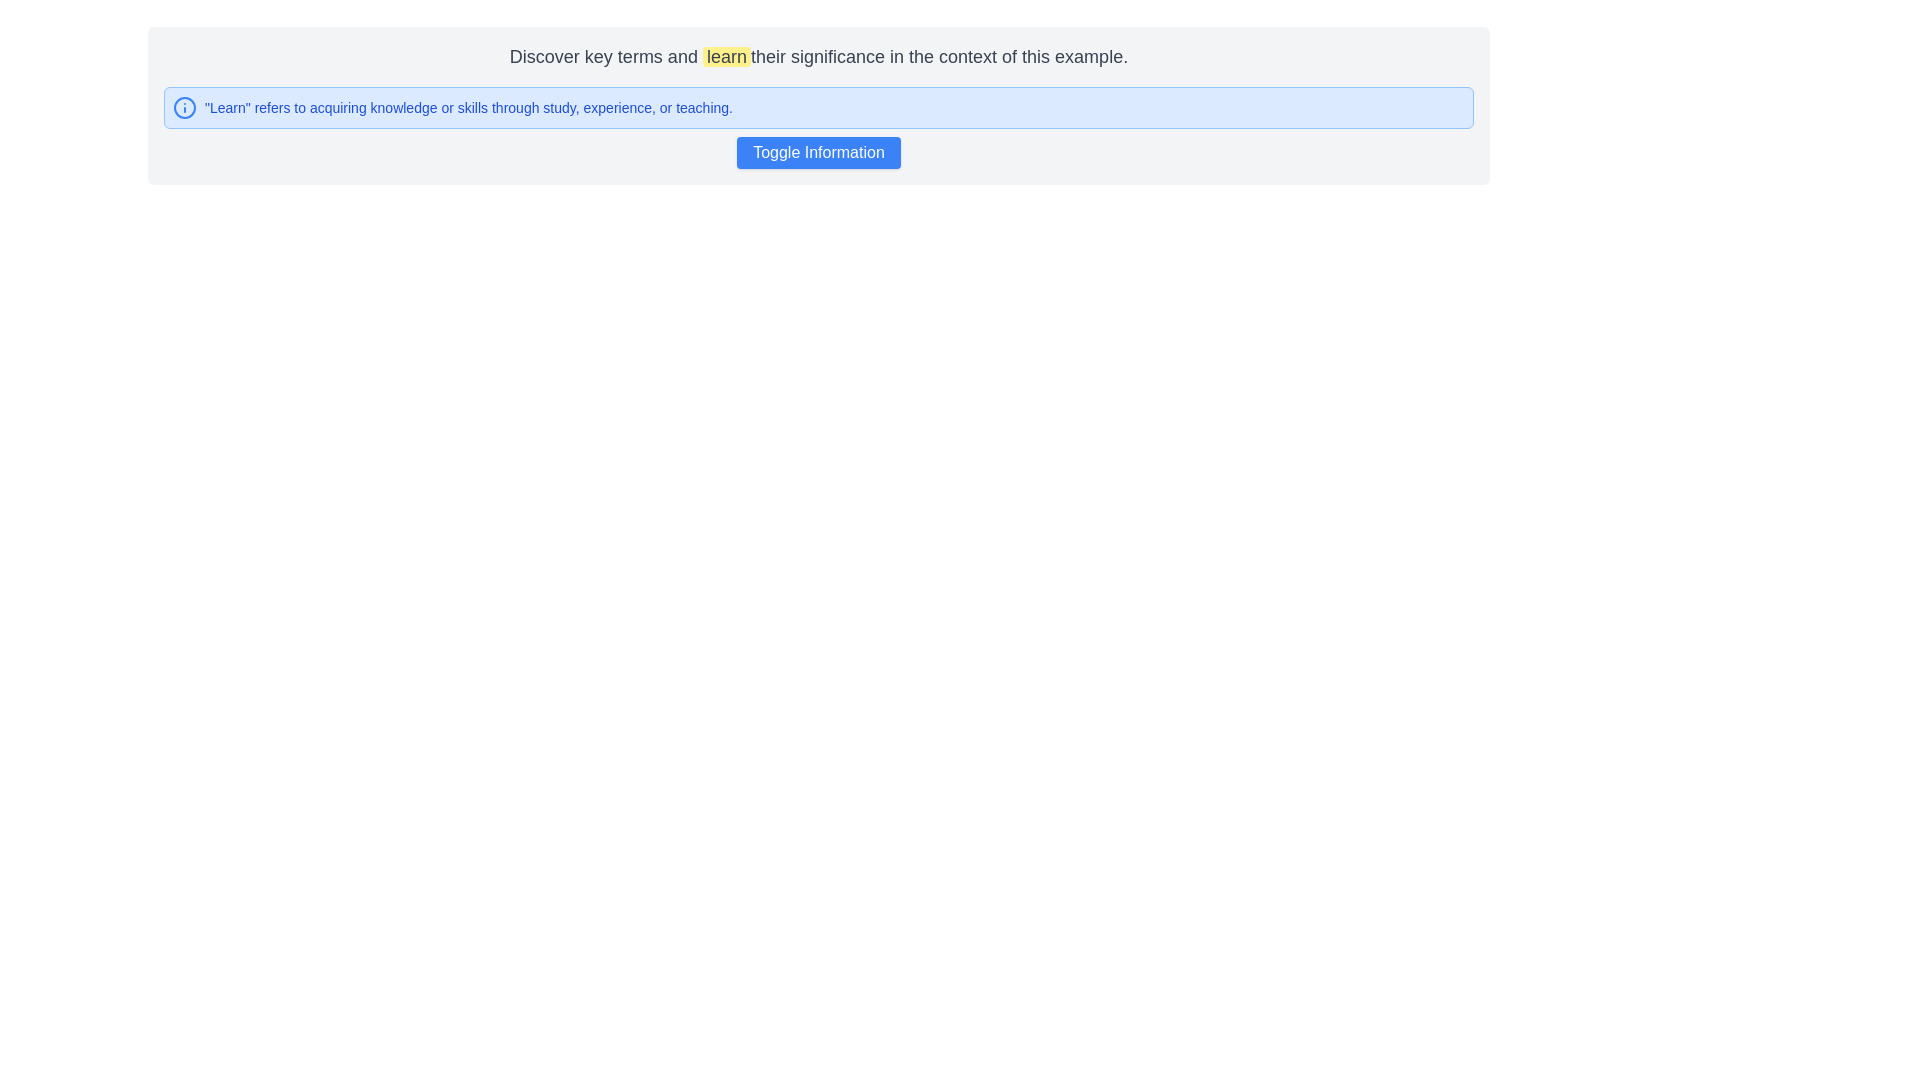 This screenshot has height=1080, width=1920. Describe the element at coordinates (725, 56) in the screenshot. I see `highlighted word 'learn' which is displayed in bold with a rounded yellow background, located near the top of the interface` at that location.